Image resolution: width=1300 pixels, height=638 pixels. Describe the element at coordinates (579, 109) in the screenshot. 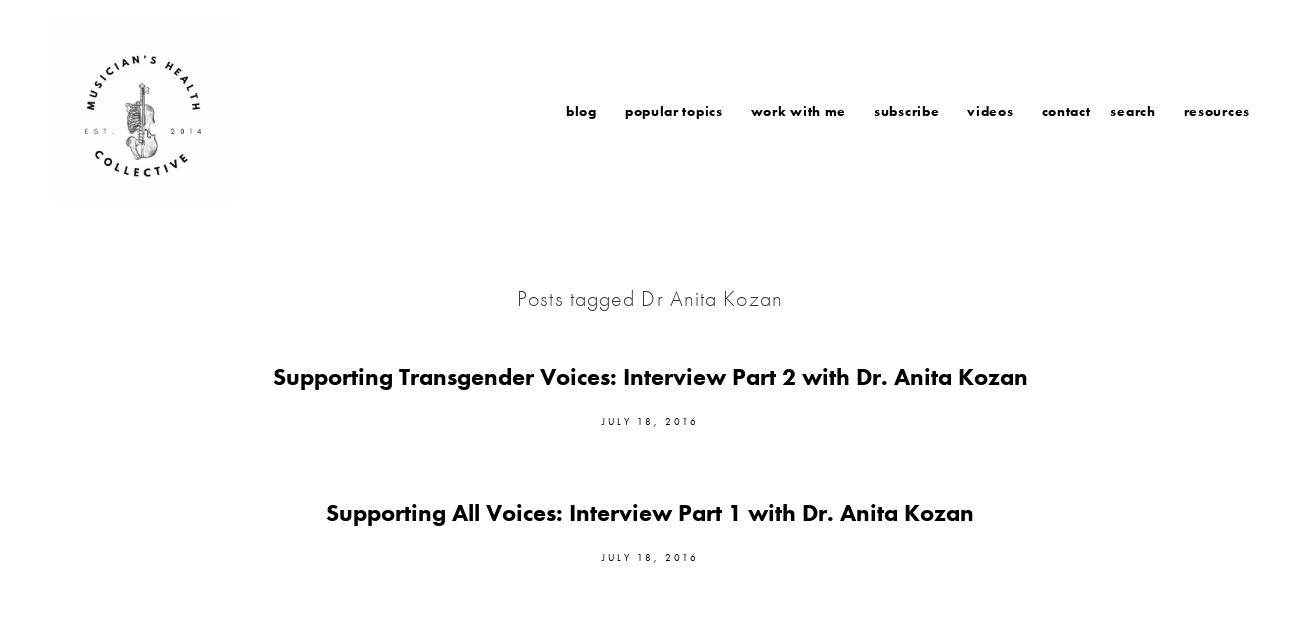

I see `'Blog'` at that location.